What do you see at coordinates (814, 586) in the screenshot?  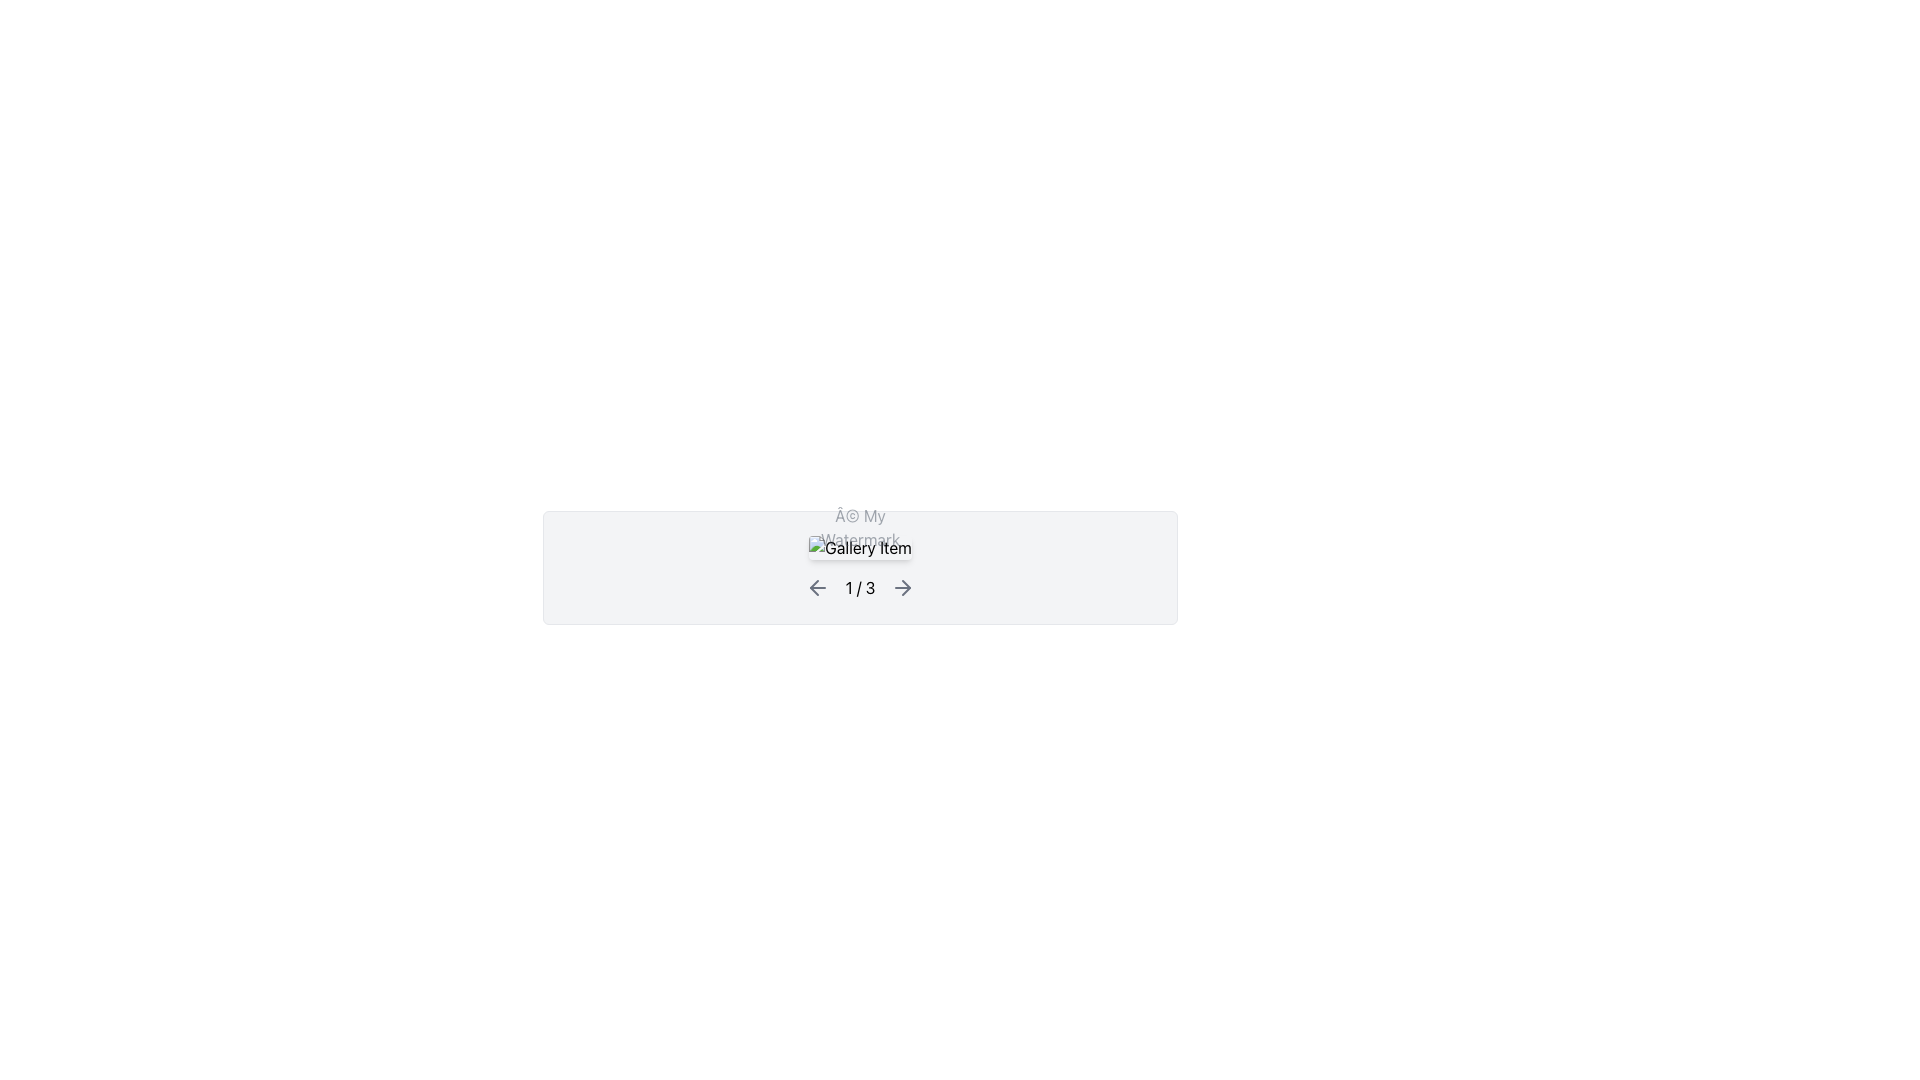 I see `the left arrow icon in the navigation section` at bounding box center [814, 586].